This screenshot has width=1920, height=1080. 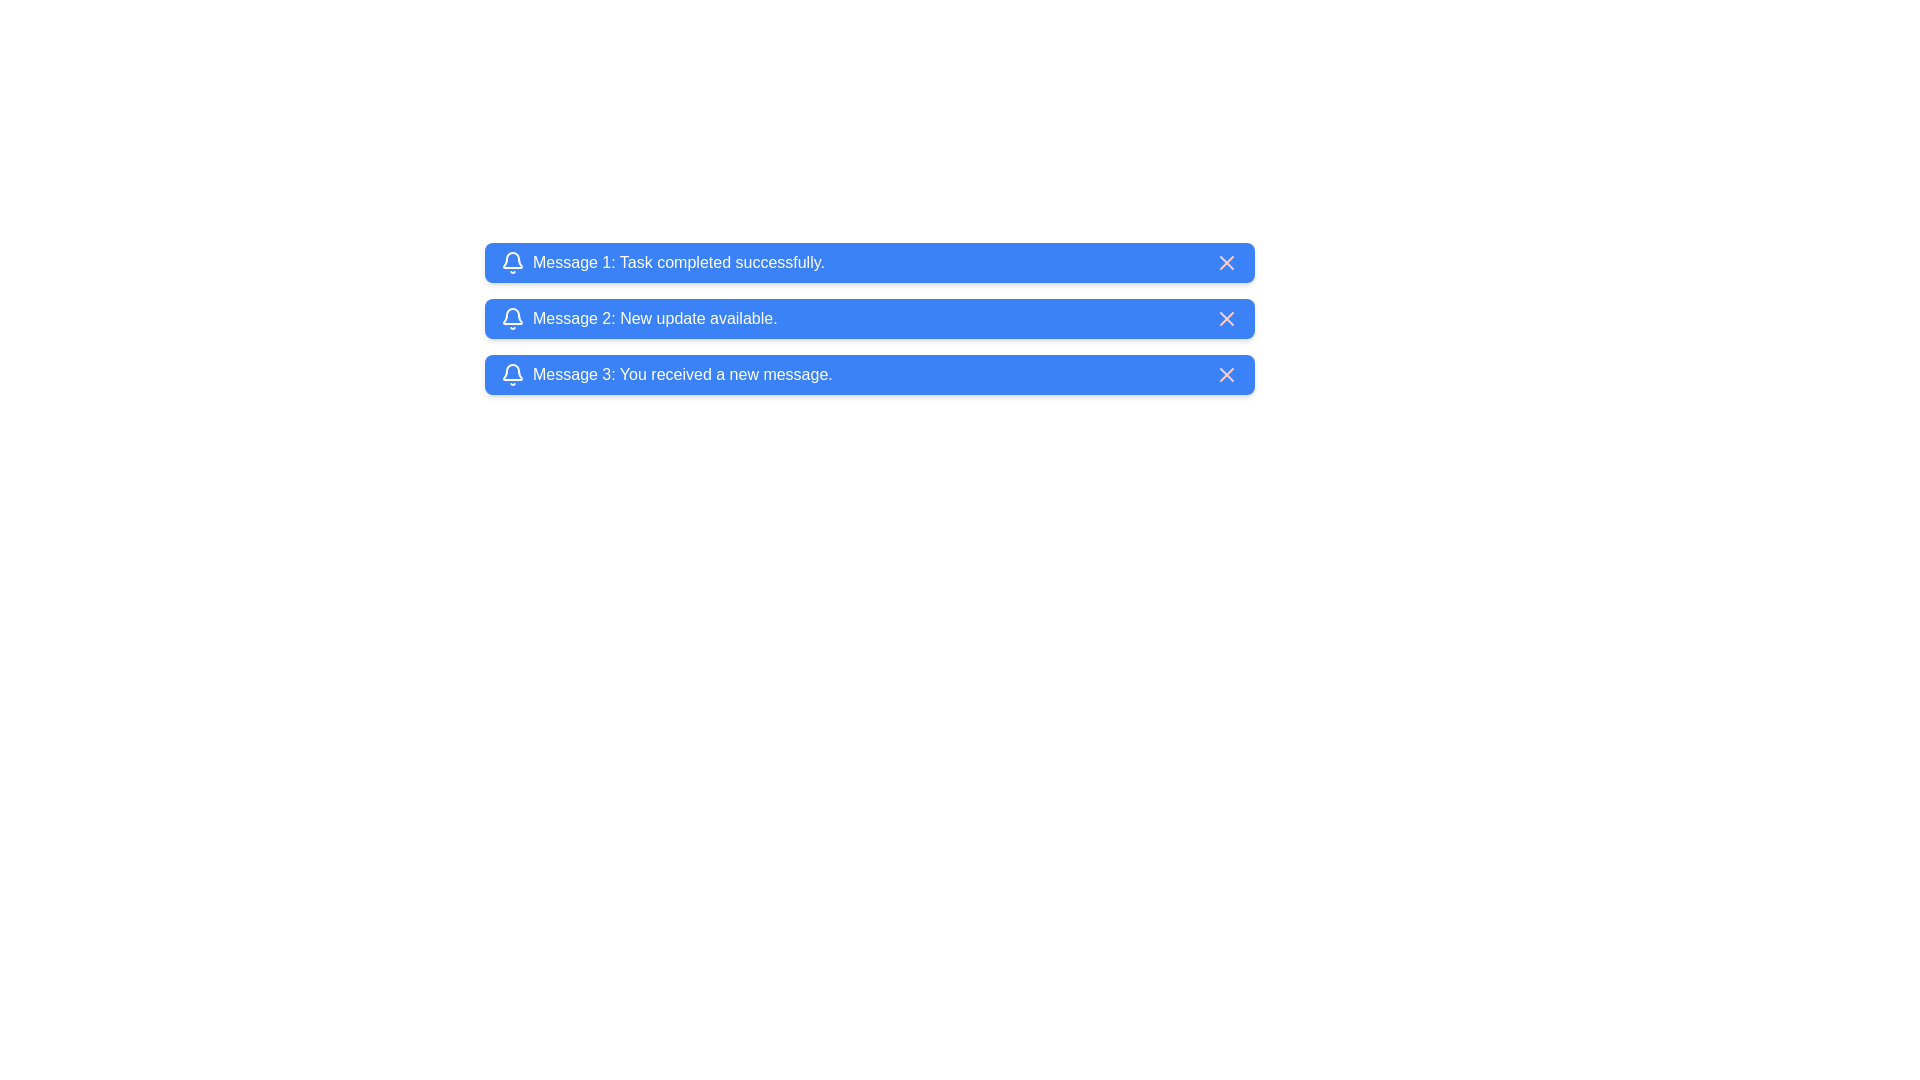 What do you see at coordinates (638, 318) in the screenshot?
I see `the second notification text label with an icon that informs the user about a new update being available` at bounding box center [638, 318].